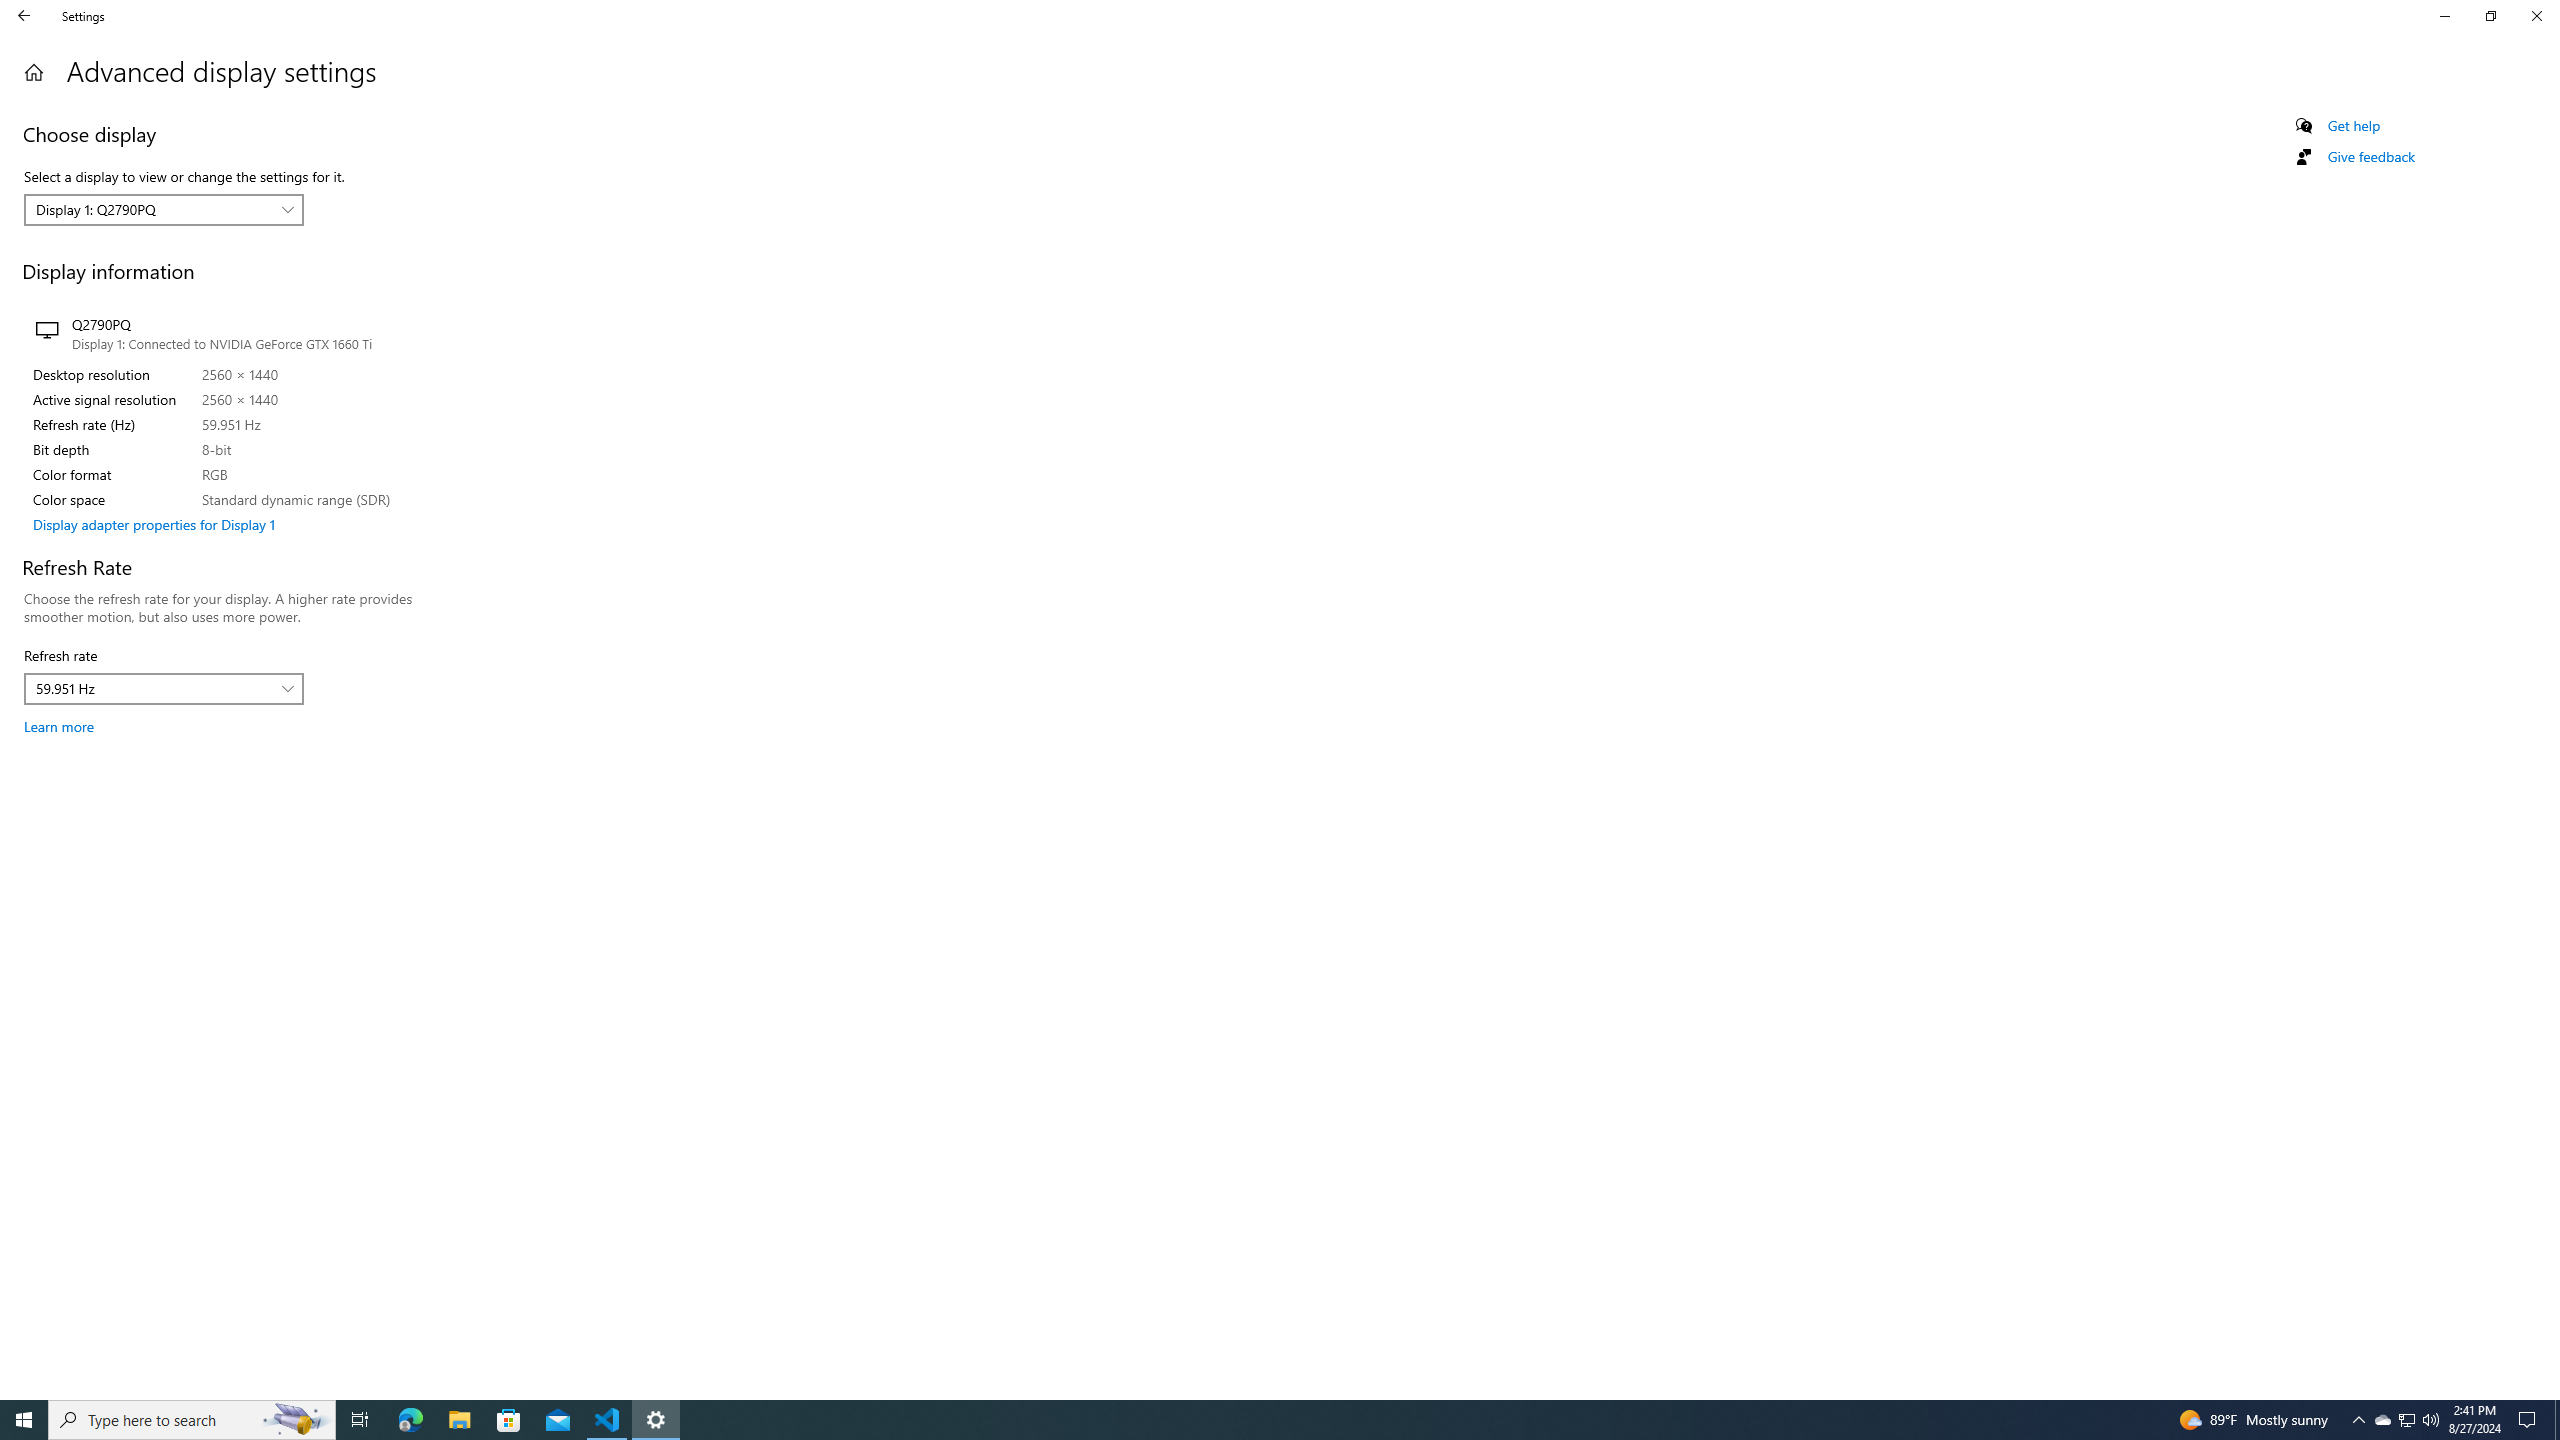  Describe the element at coordinates (163, 689) in the screenshot. I see `'Refresh rate'` at that location.